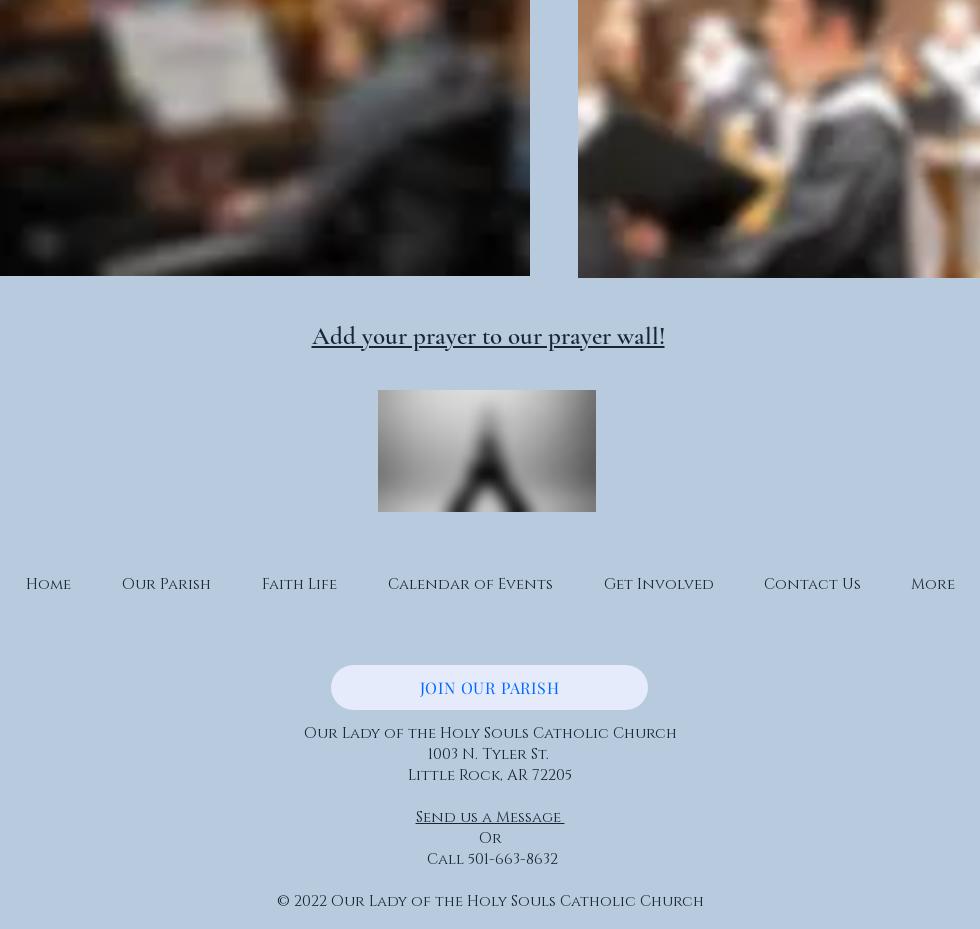 The image size is (980, 929). I want to click on 'Add your prayer to our prayer wall!', so click(487, 336).